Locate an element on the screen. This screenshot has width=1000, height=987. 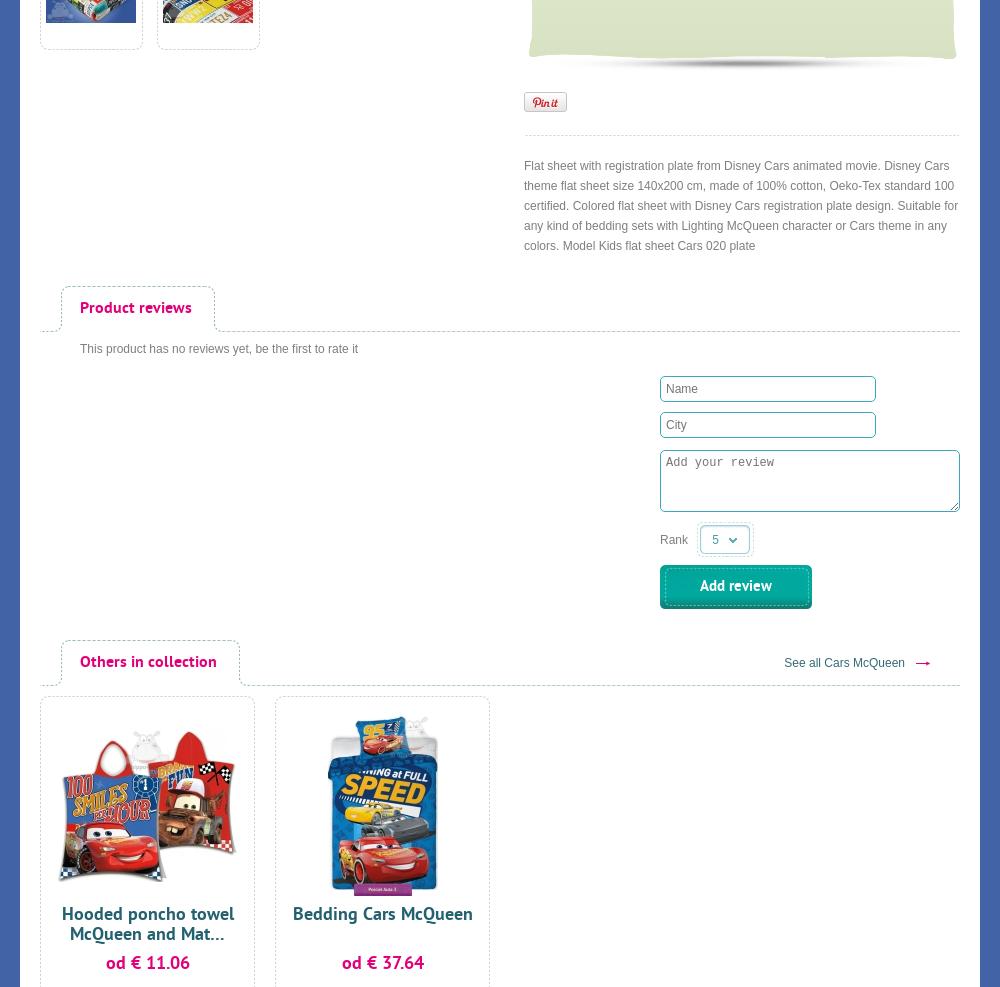
'Product reviews' is located at coordinates (79, 308).